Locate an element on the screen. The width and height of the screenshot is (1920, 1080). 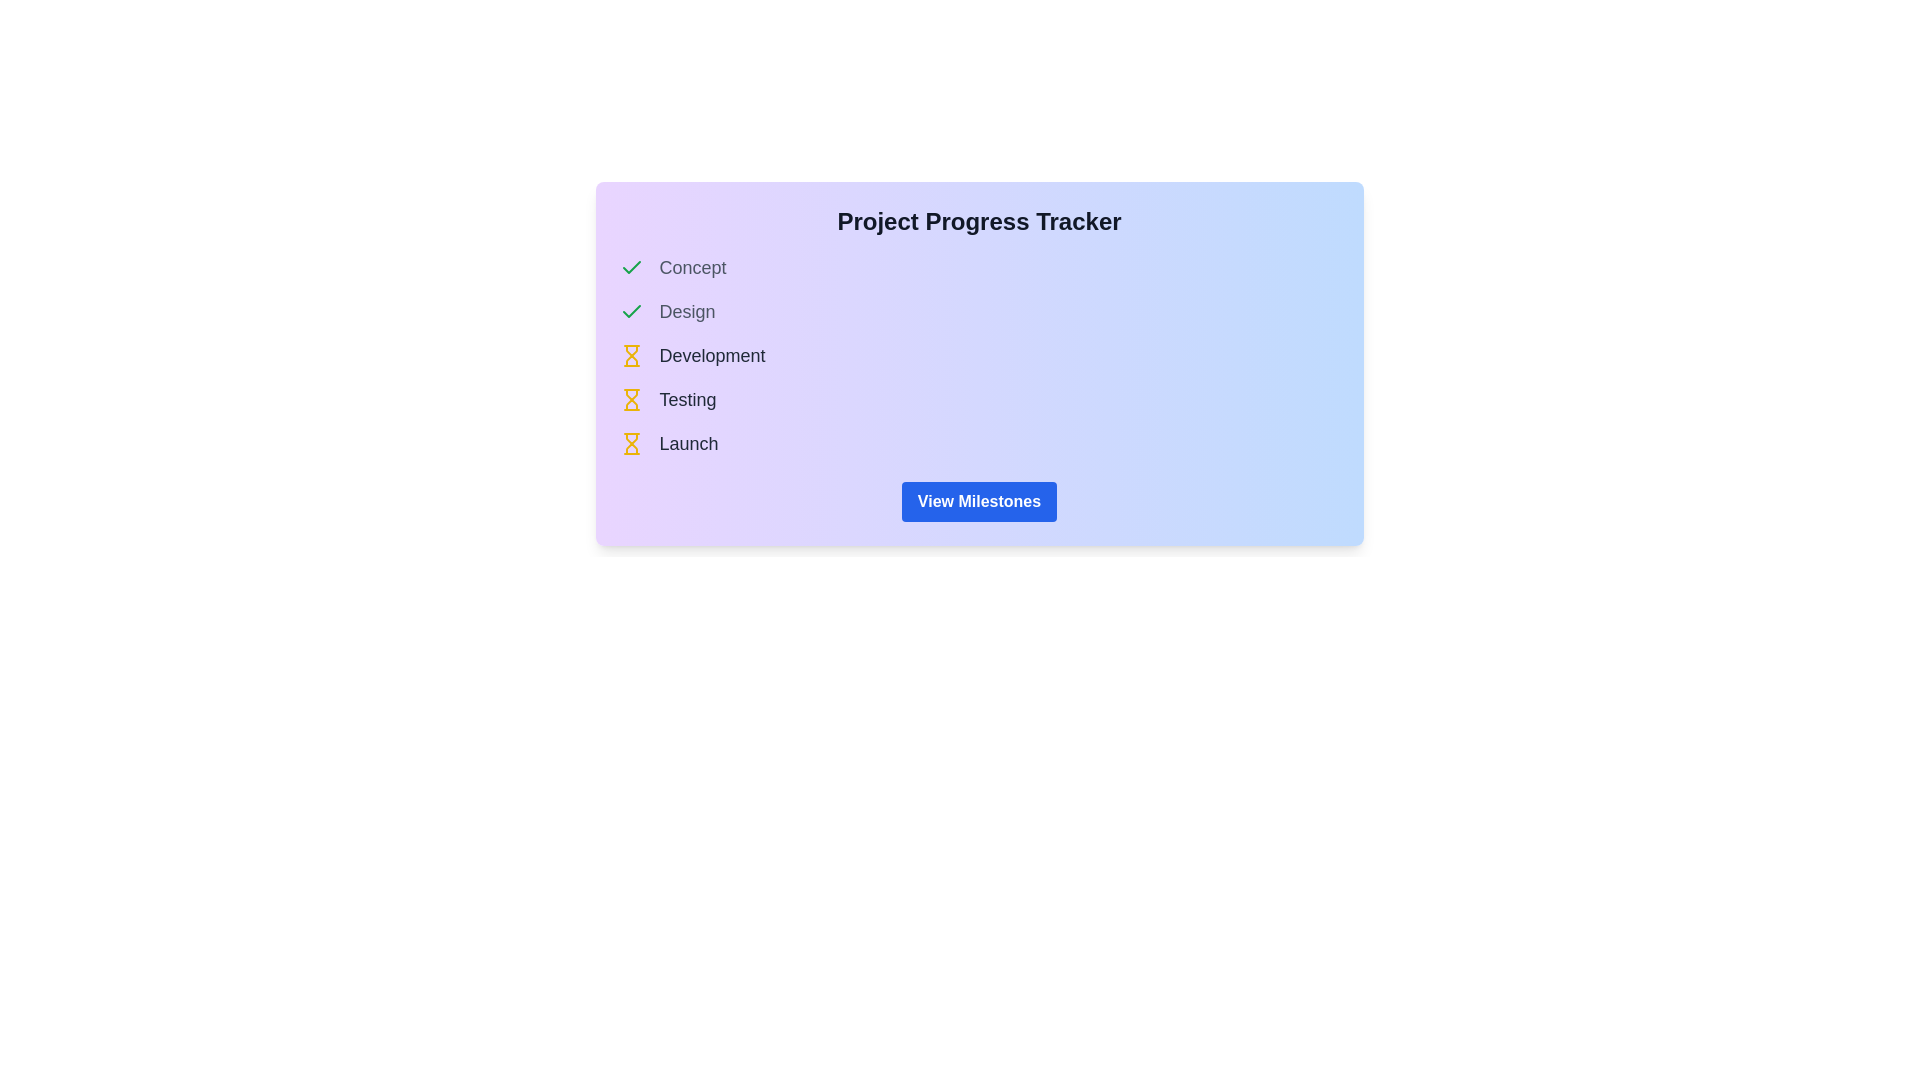
the green checkmark icon located next to the text 'Concept' in the progress tracker is located at coordinates (630, 266).